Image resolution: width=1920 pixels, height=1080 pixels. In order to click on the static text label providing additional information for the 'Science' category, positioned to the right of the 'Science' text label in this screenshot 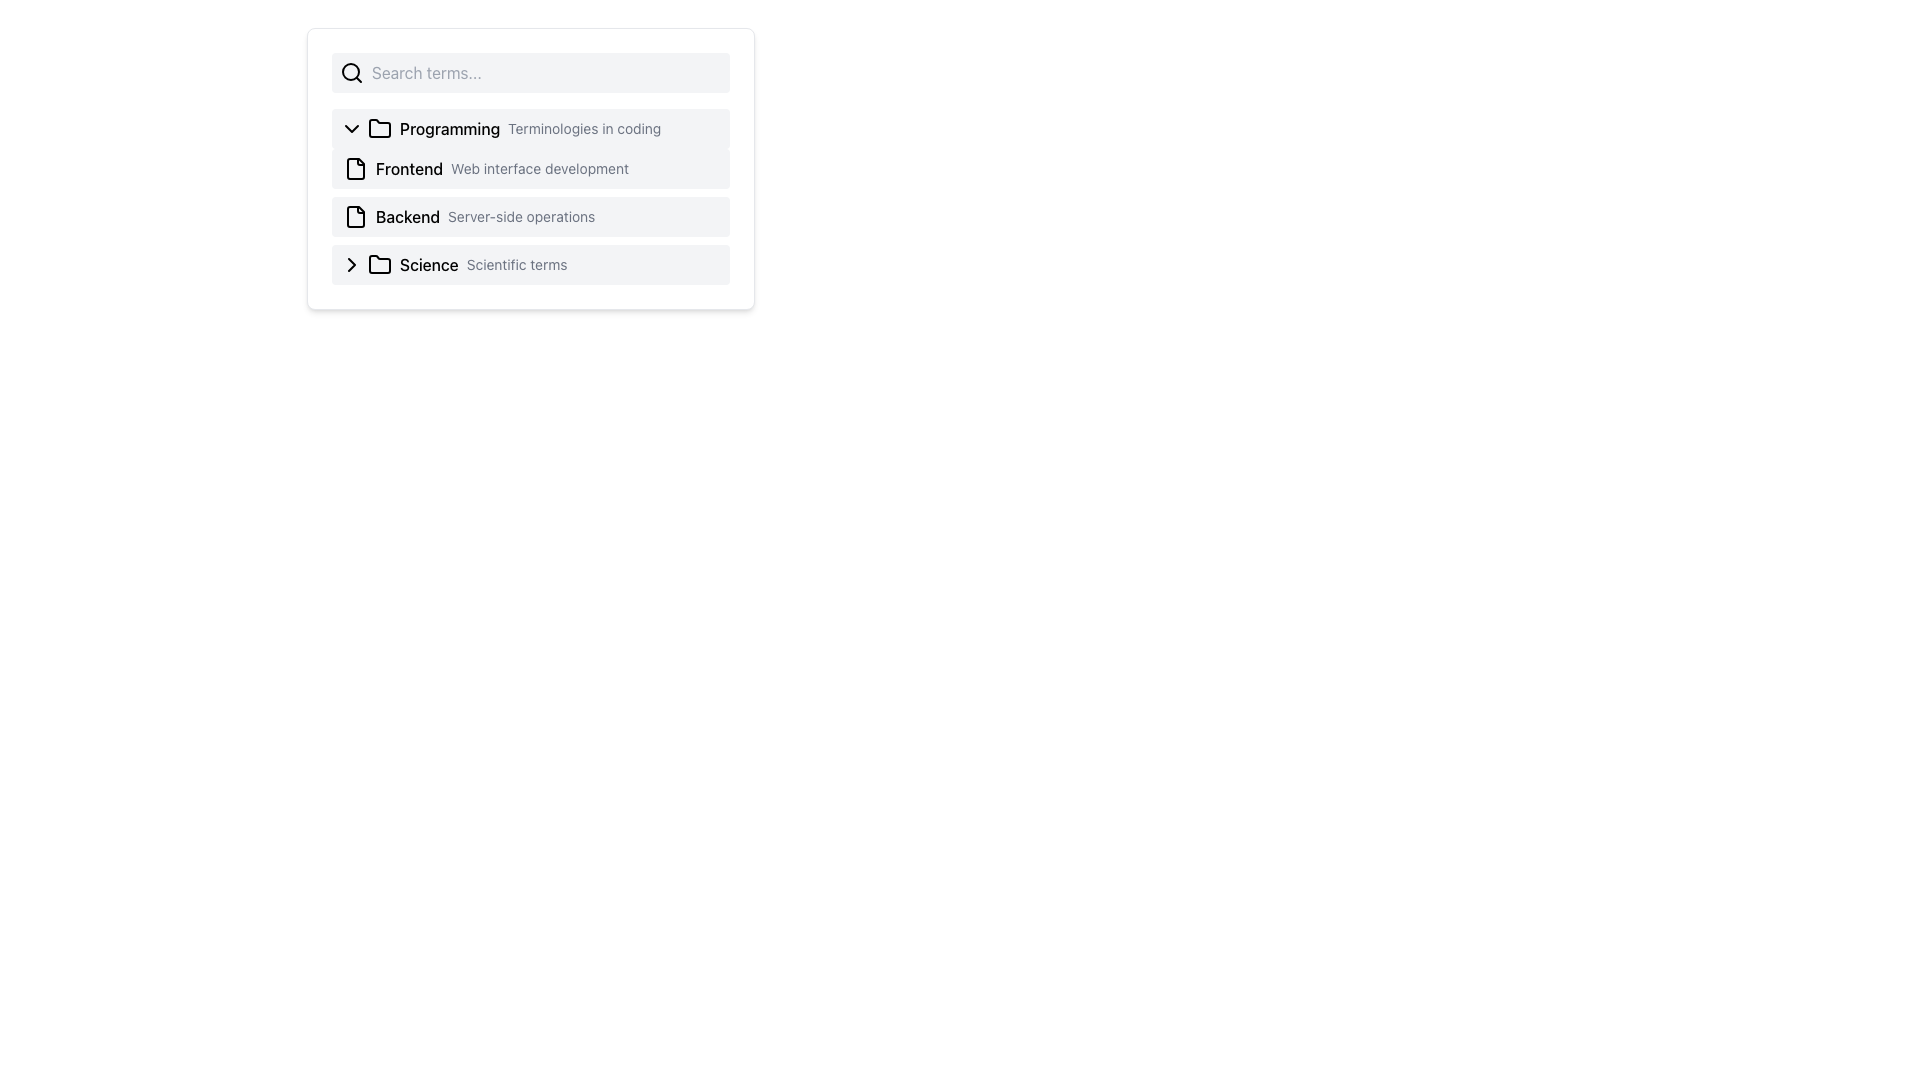, I will do `click(517, 264)`.